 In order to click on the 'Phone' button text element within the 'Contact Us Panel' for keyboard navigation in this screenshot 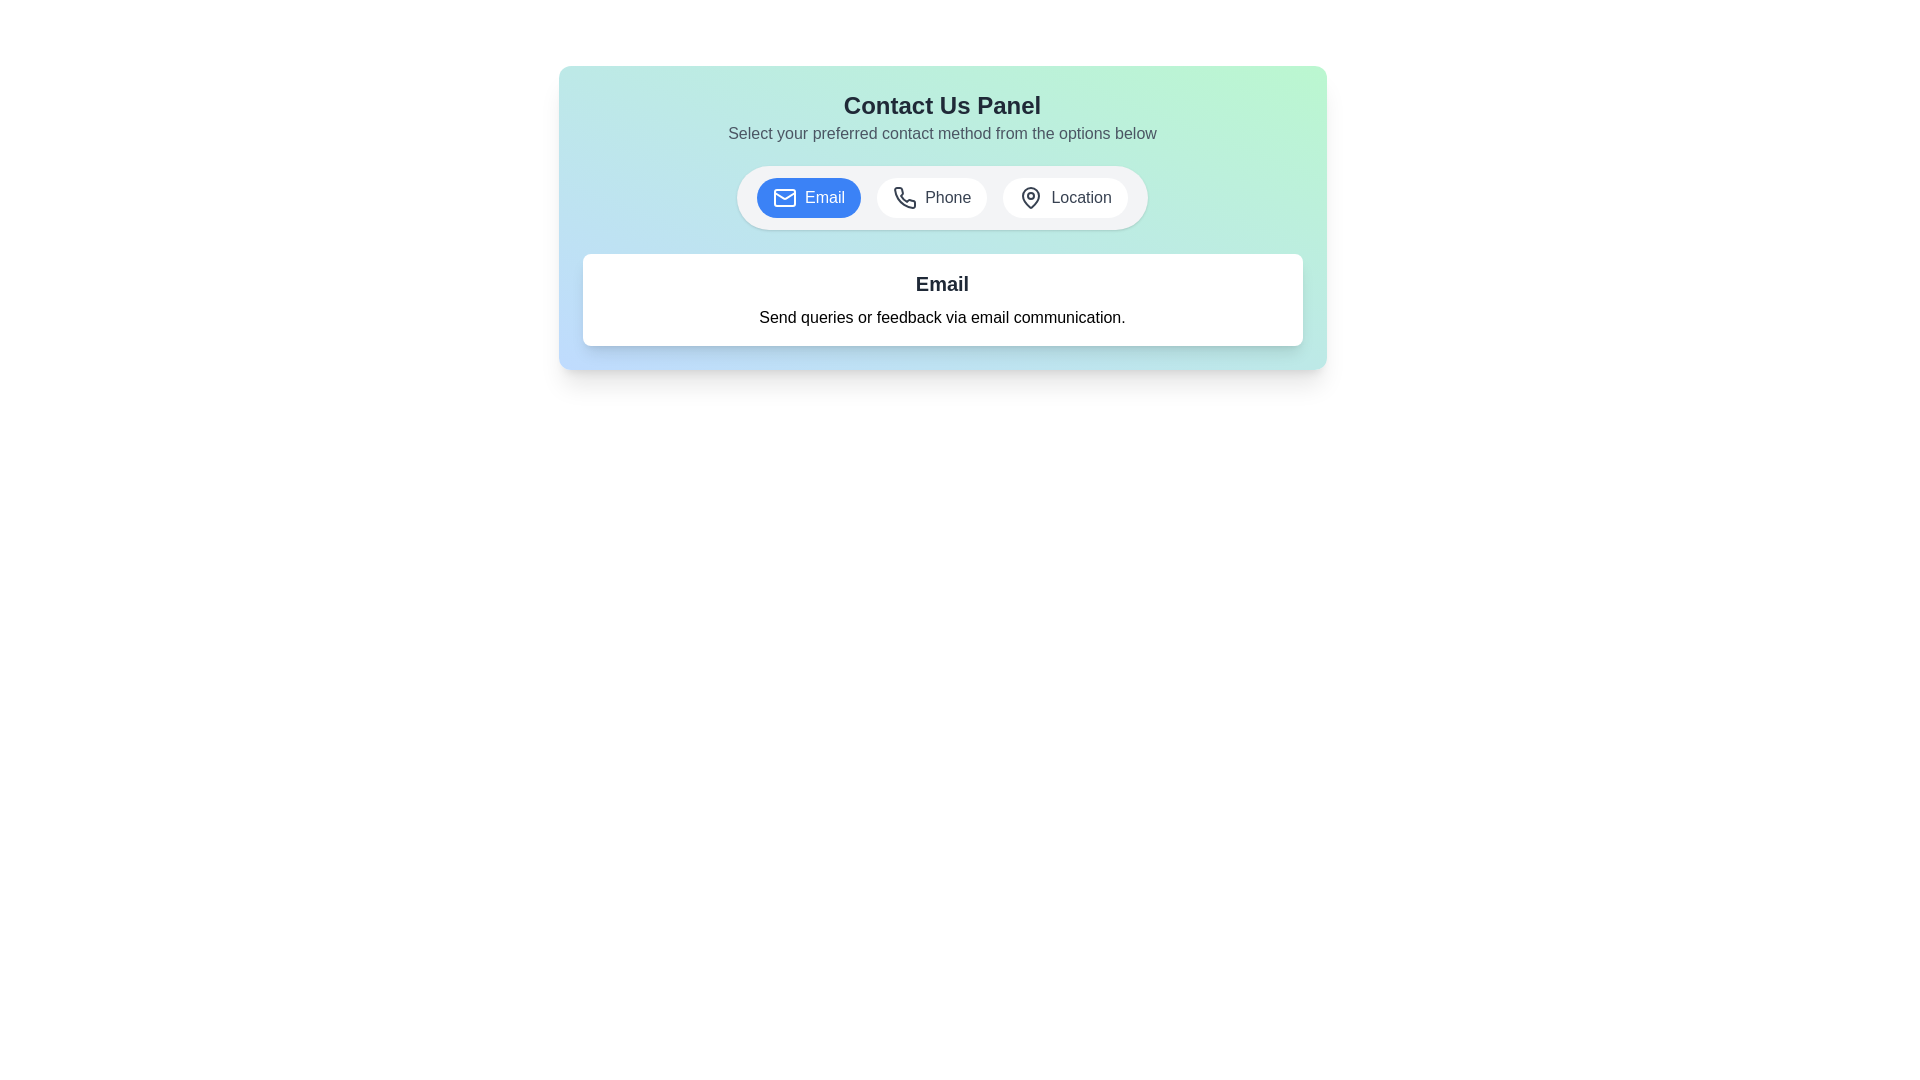, I will do `click(947, 197)`.